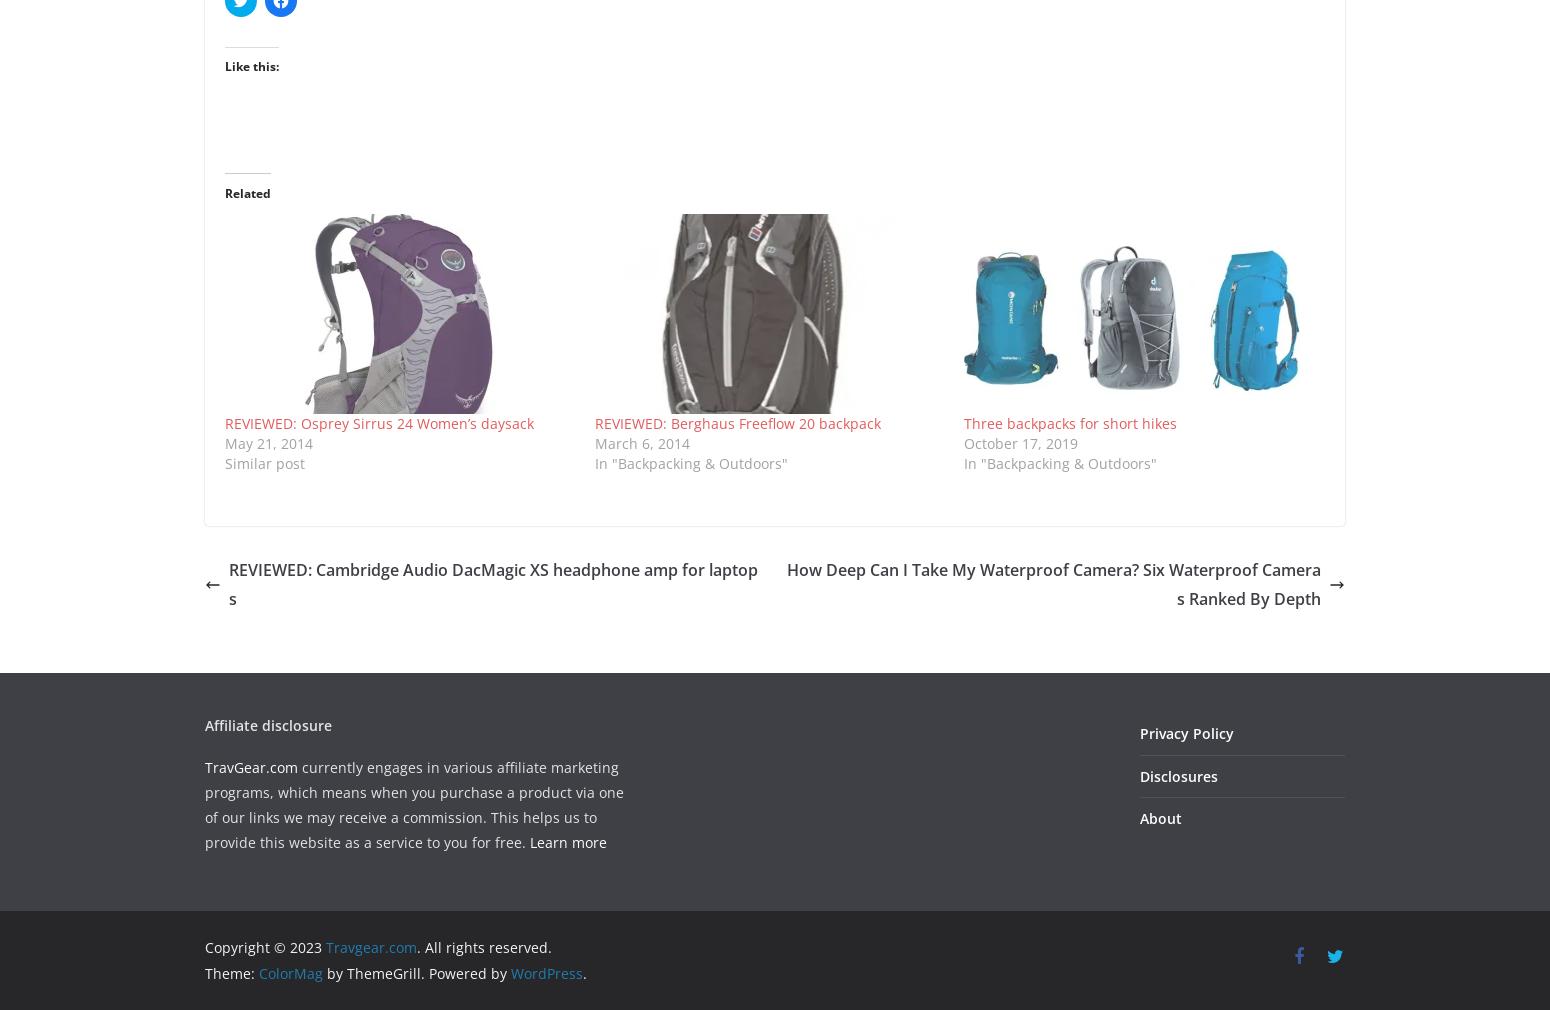 Image resolution: width=1550 pixels, height=1010 pixels. Describe the element at coordinates (510, 972) in the screenshot. I see `'WordPress'` at that location.